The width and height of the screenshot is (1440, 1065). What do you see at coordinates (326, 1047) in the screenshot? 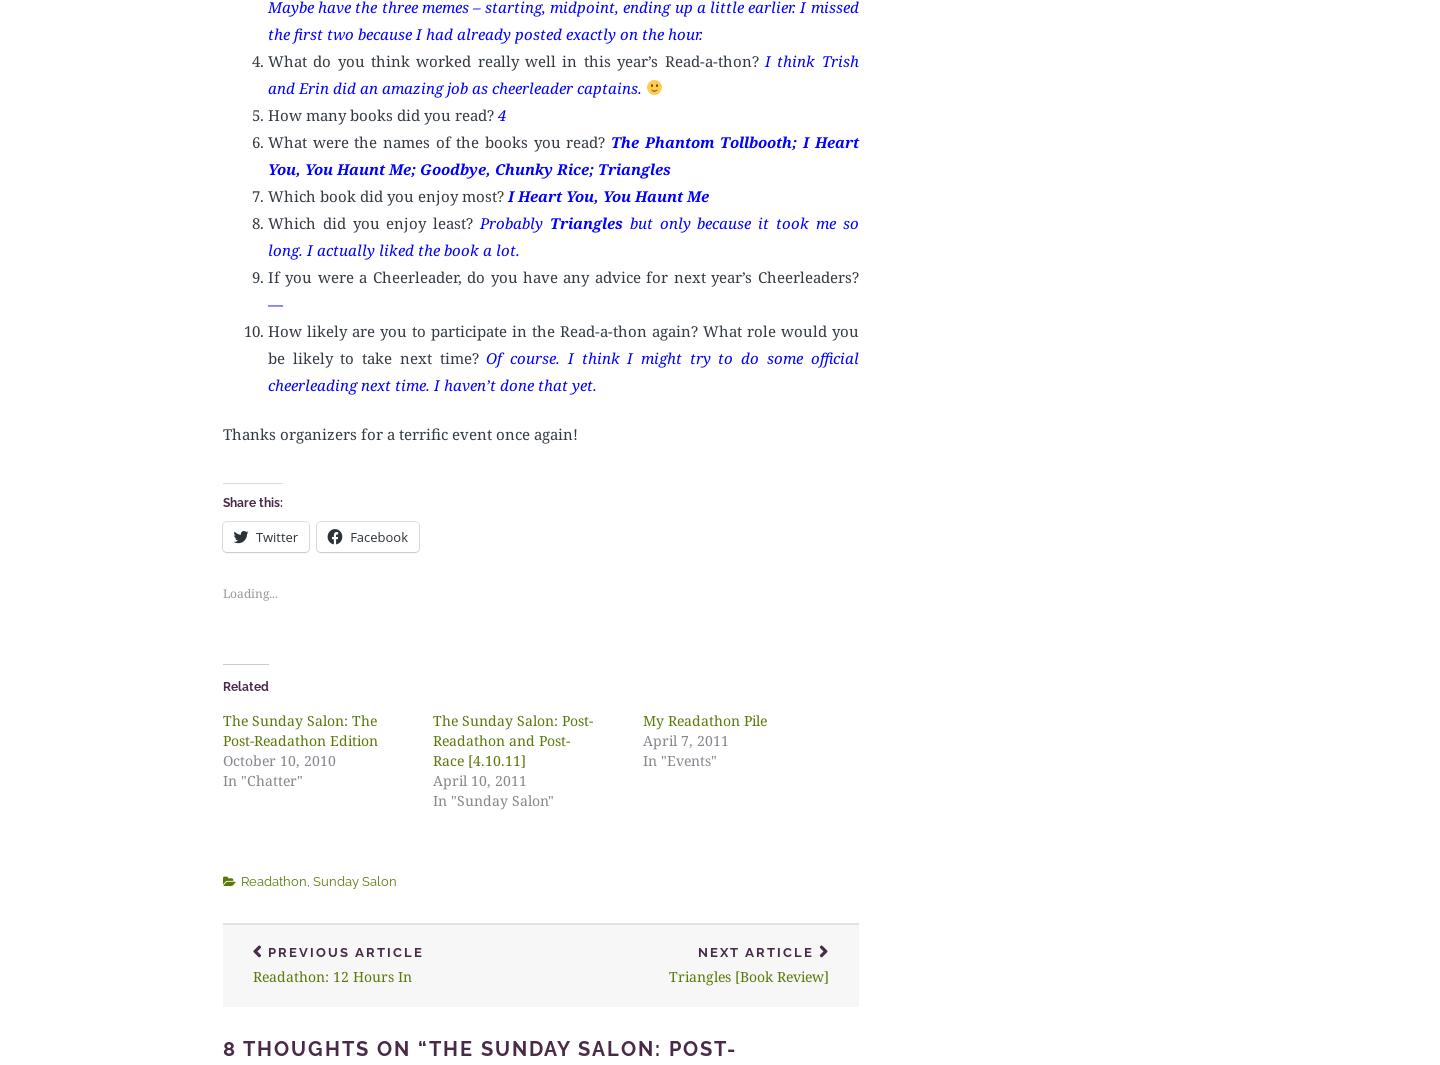
I see `'8 thoughts on “'` at bounding box center [326, 1047].